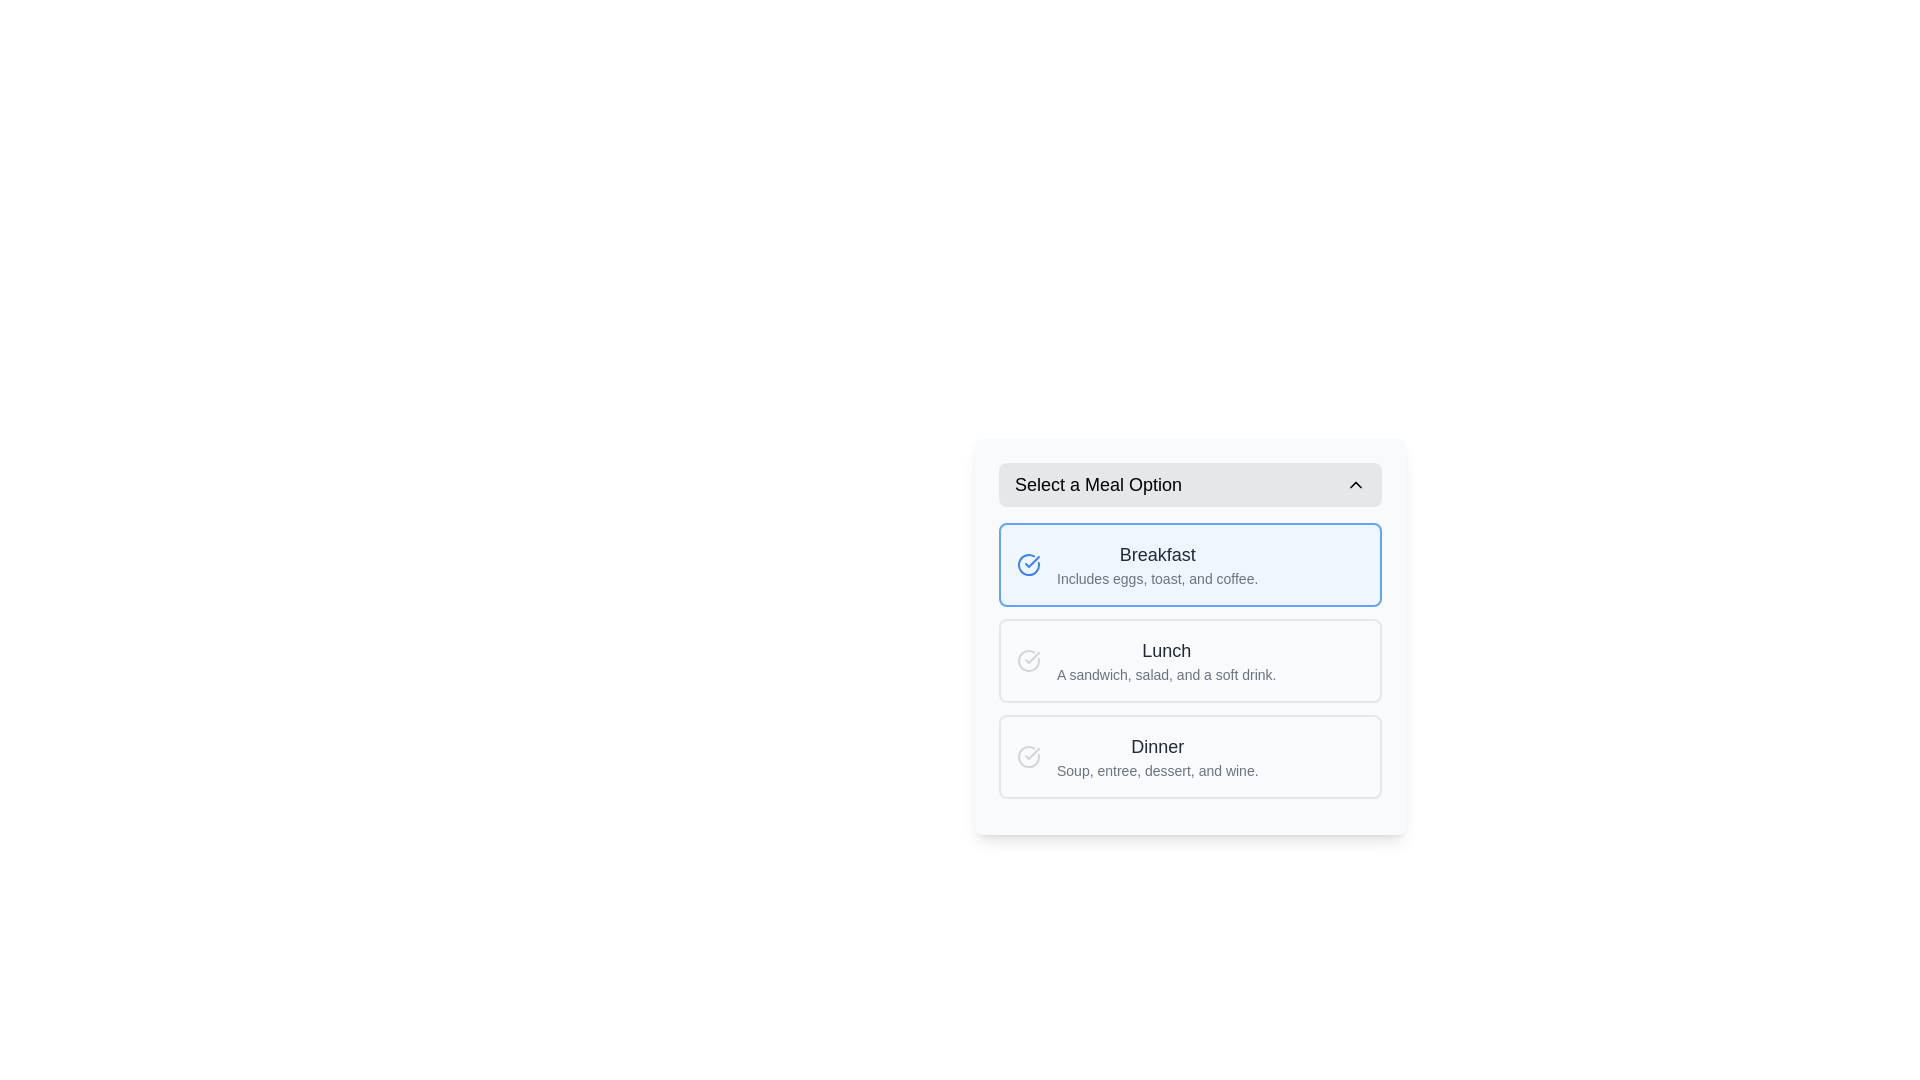 The width and height of the screenshot is (1920, 1080). Describe the element at coordinates (1190, 660) in the screenshot. I see `the 'Lunch' selectable menu option, which is the middle choice in a vertical list of meal options` at that location.